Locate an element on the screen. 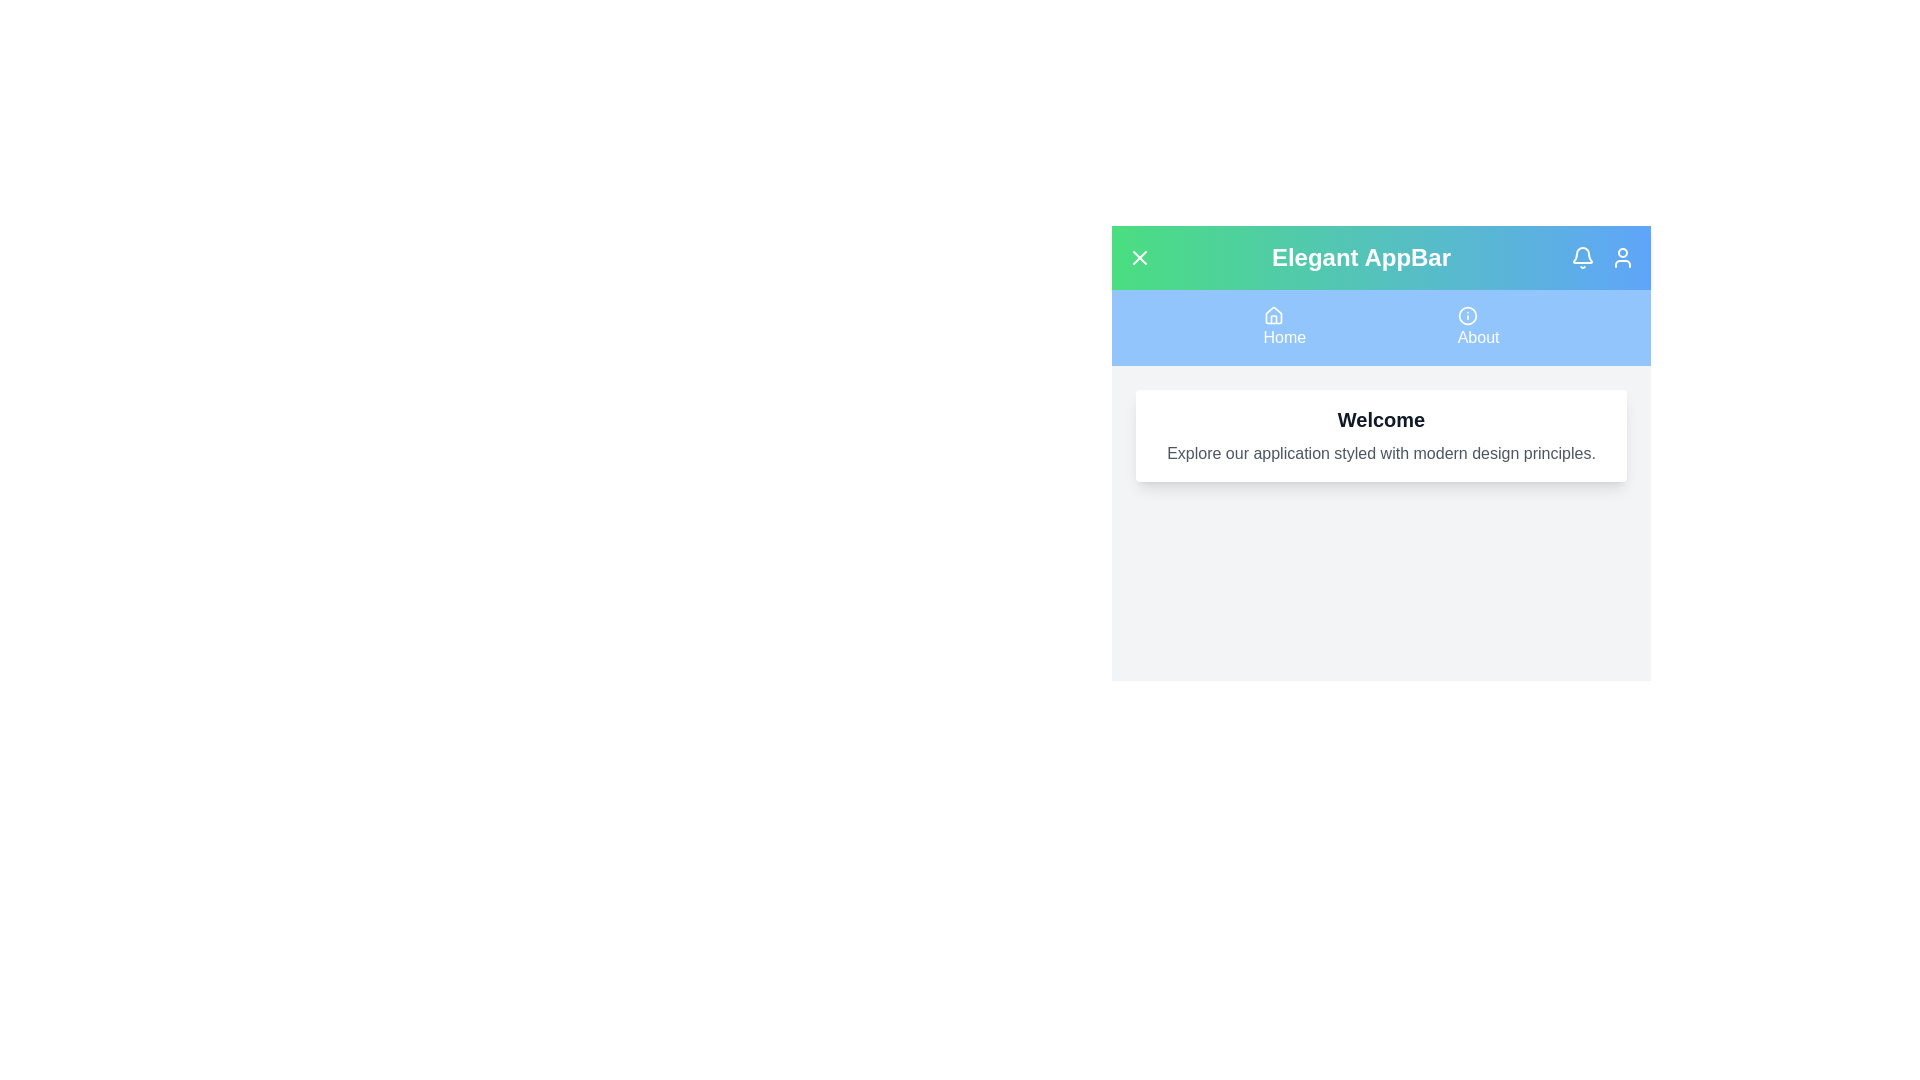  the 'Bell' icon to access notifications is located at coordinates (1582, 257).